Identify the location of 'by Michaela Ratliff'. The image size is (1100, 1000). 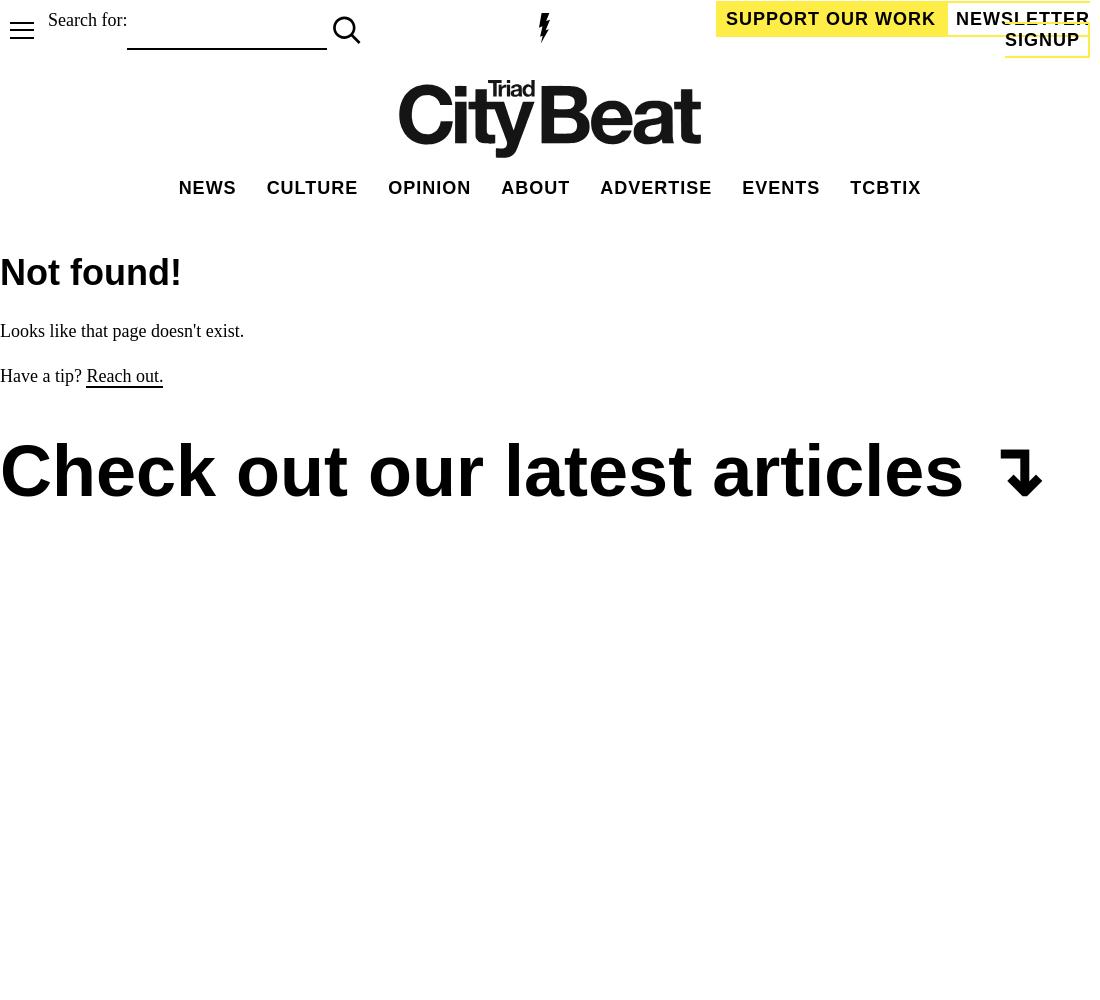
(88, 930).